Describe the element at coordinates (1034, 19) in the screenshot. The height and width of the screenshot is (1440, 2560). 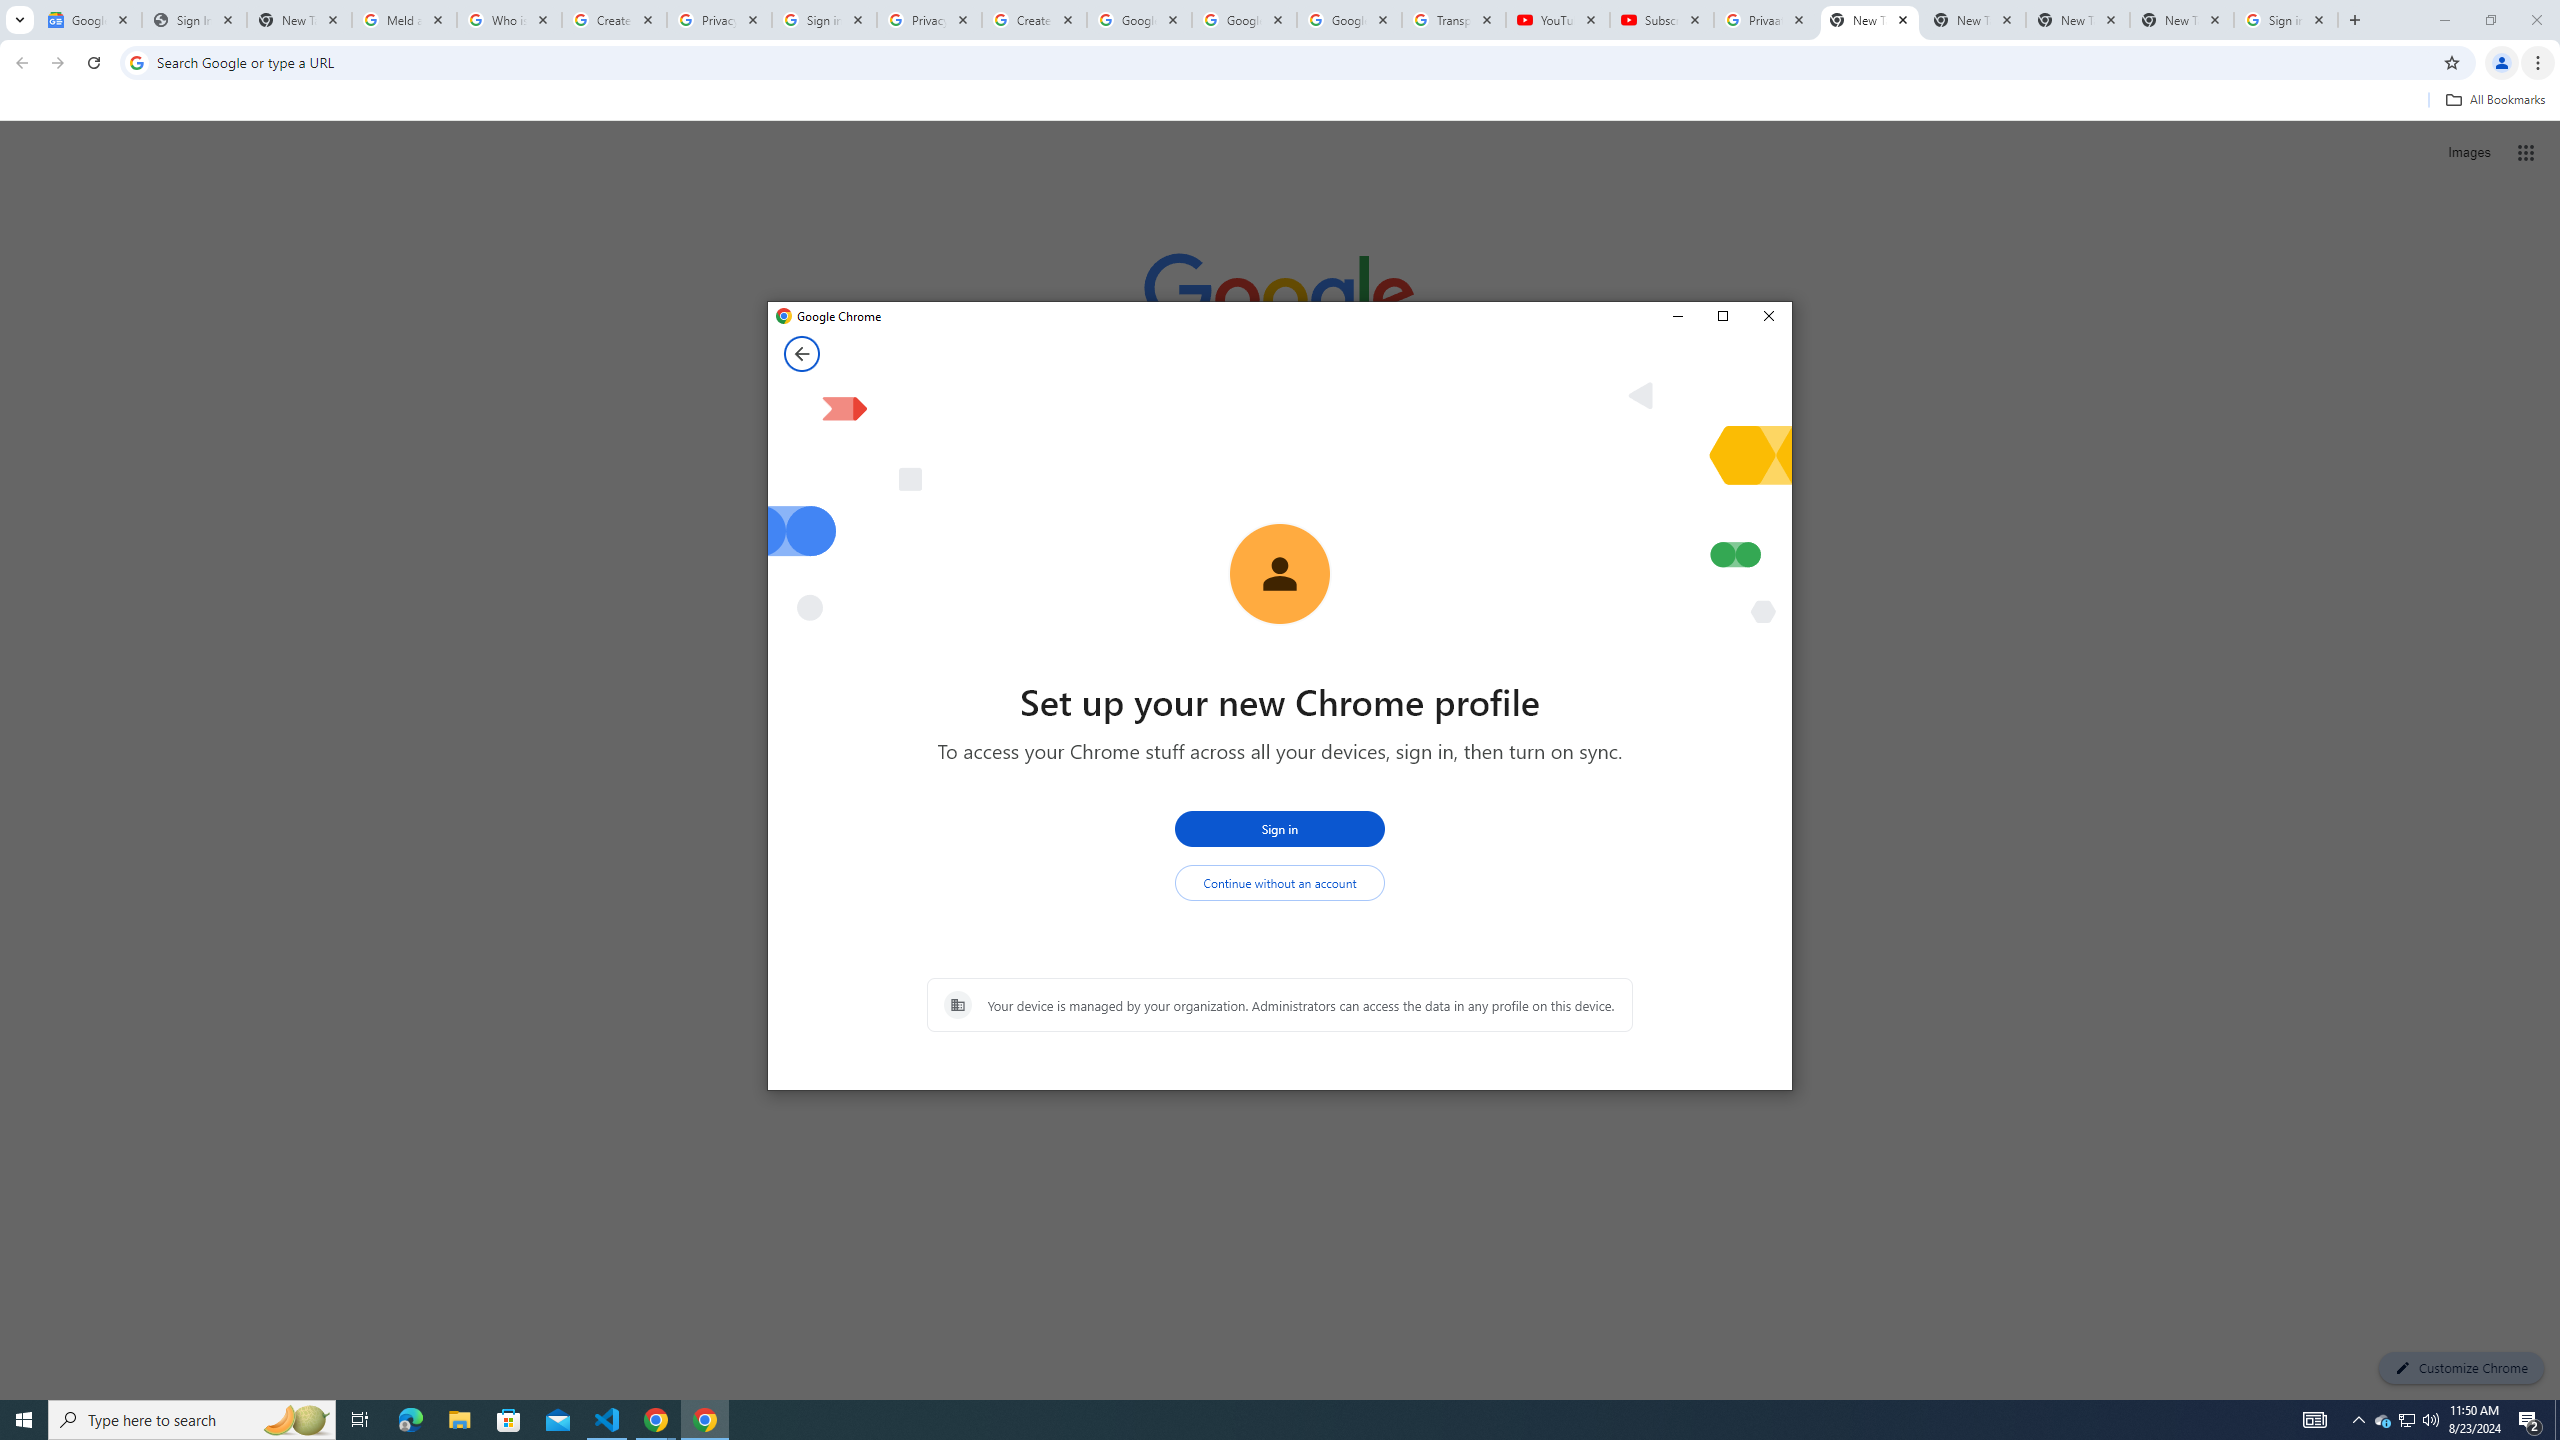
I see `'Create your Google Account'` at that location.